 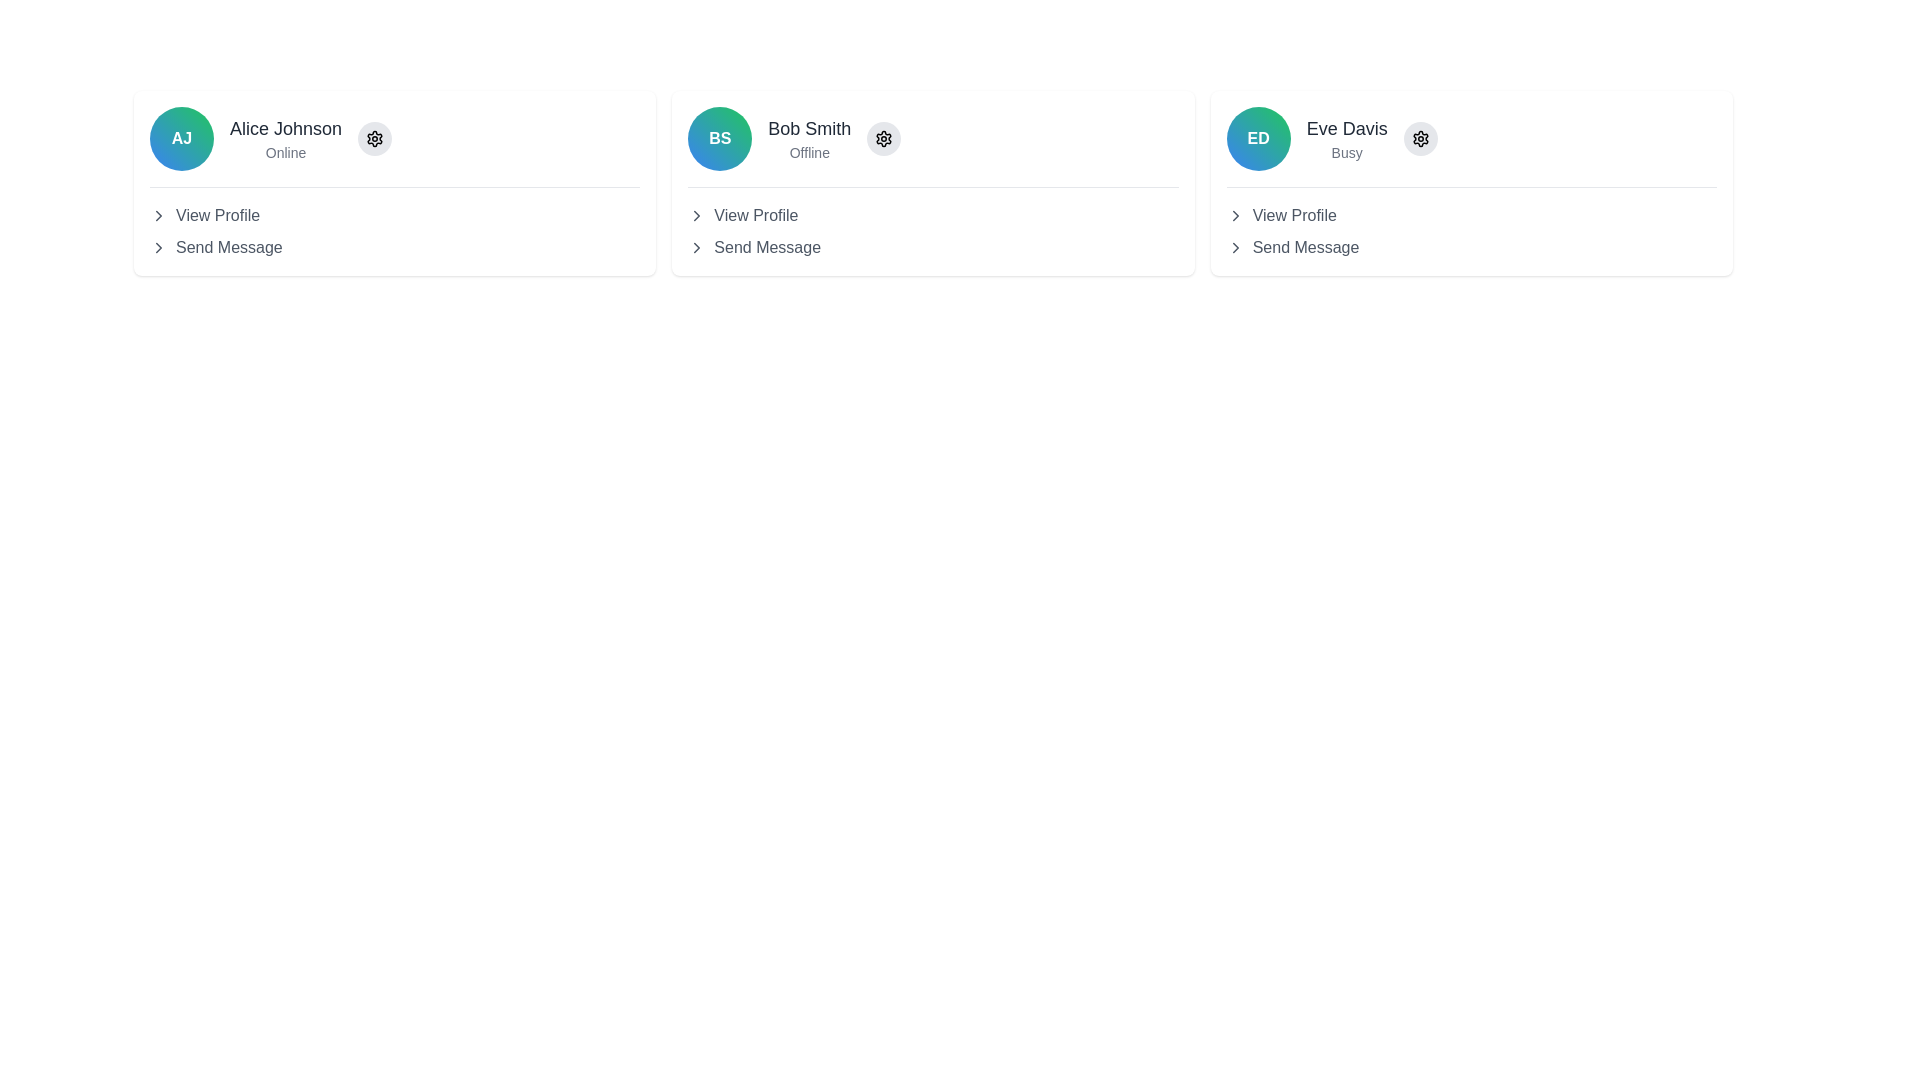 What do you see at coordinates (720, 137) in the screenshot?
I see `the circular badge with a gradient background and bold initials 'BS' for the profile section of 'Bob Smith'` at bounding box center [720, 137].